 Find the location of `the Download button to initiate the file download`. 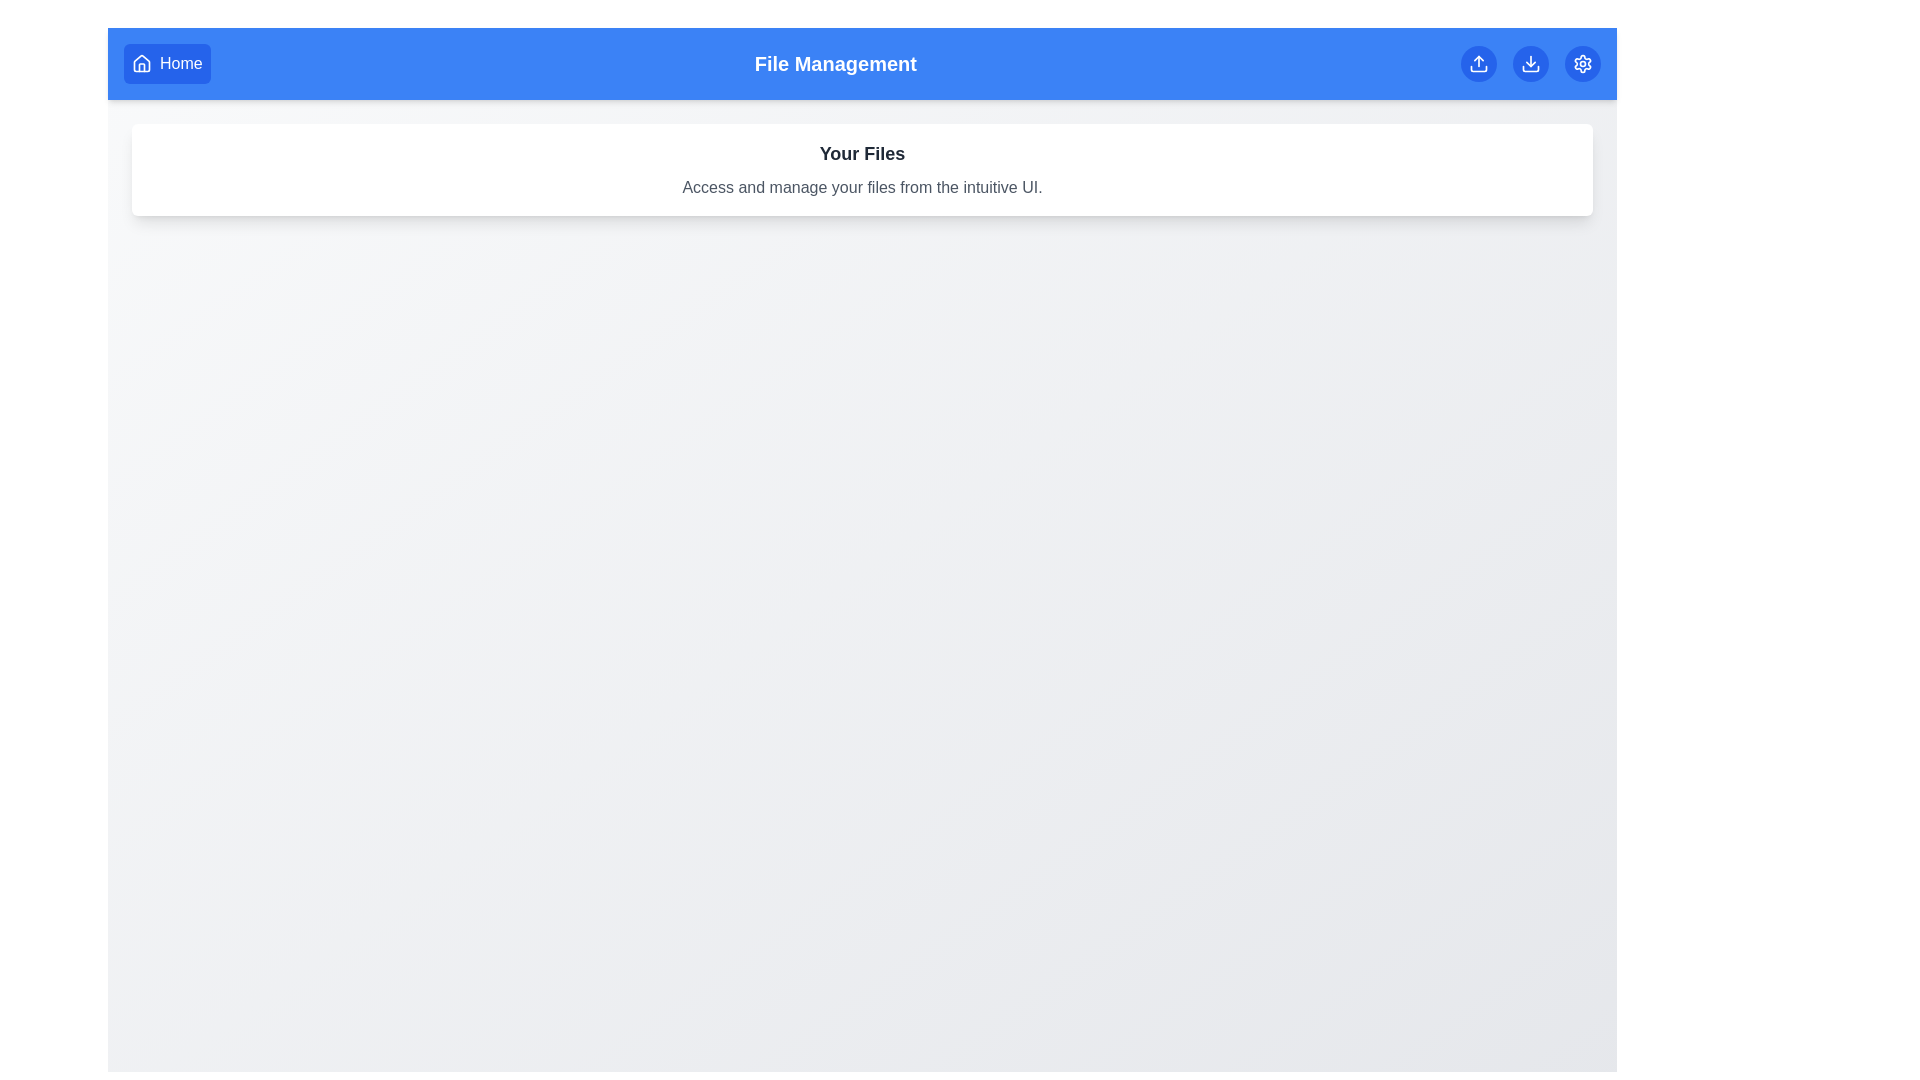

the Download button to initiate the file download is located at coordinates (1530, 63).